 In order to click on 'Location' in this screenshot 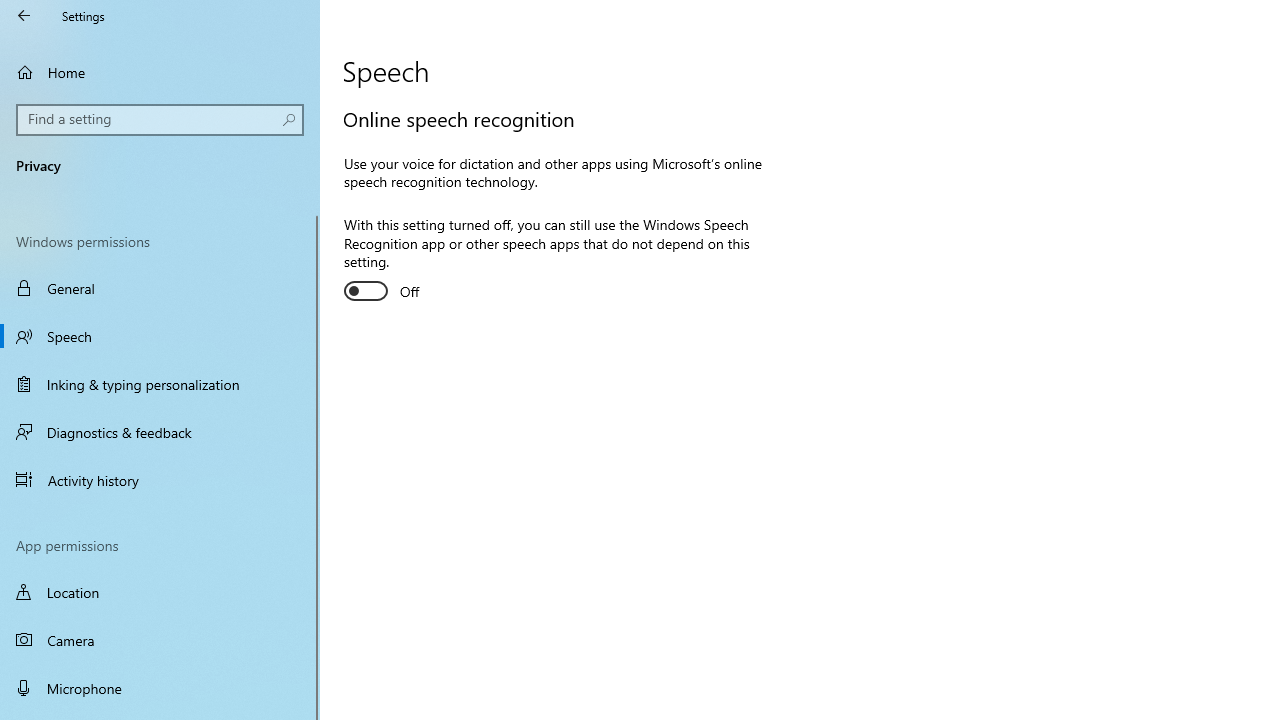, I will do `click(160, 591)`.